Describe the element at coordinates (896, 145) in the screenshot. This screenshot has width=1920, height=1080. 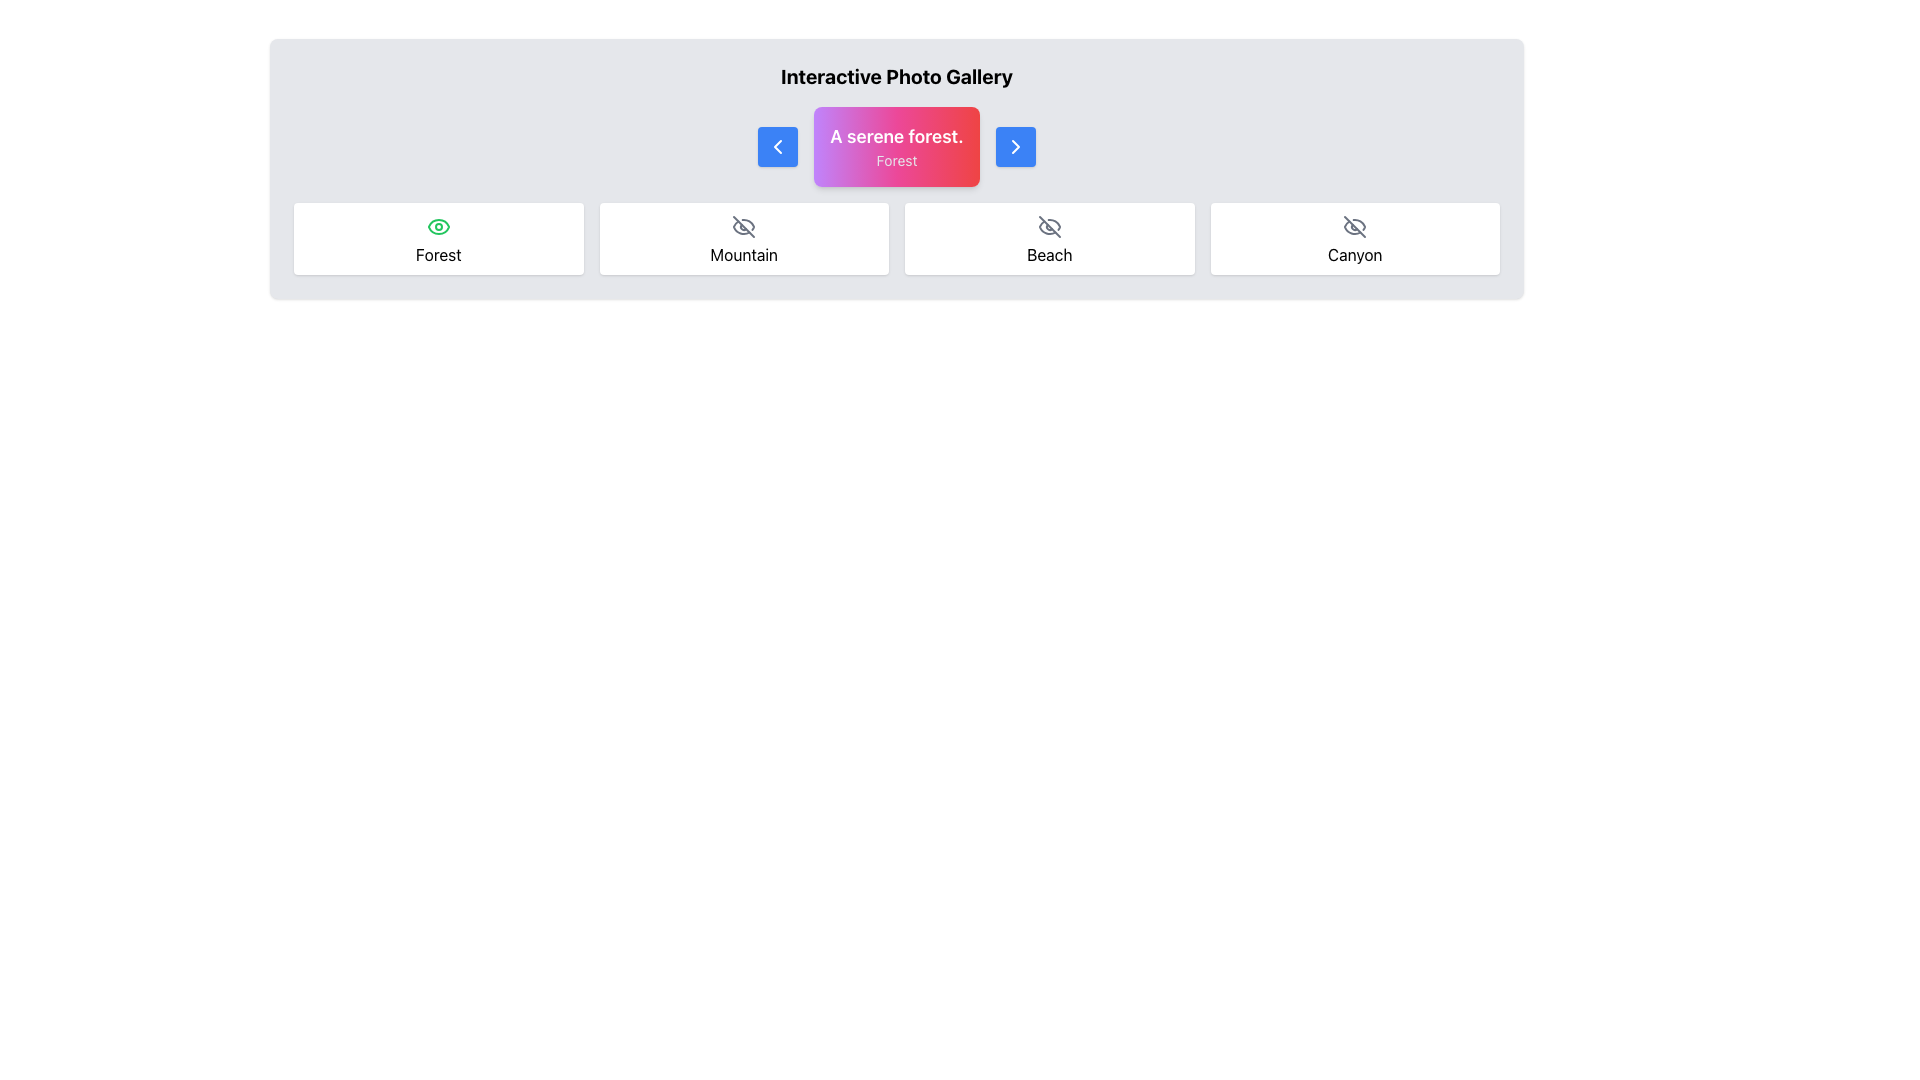
I see `the information displayed in the informational display located at the top center of the light gray panel, which showcases a descriptive title and subtitle, while being flanked by blue buttons with arrow icons` at that location.